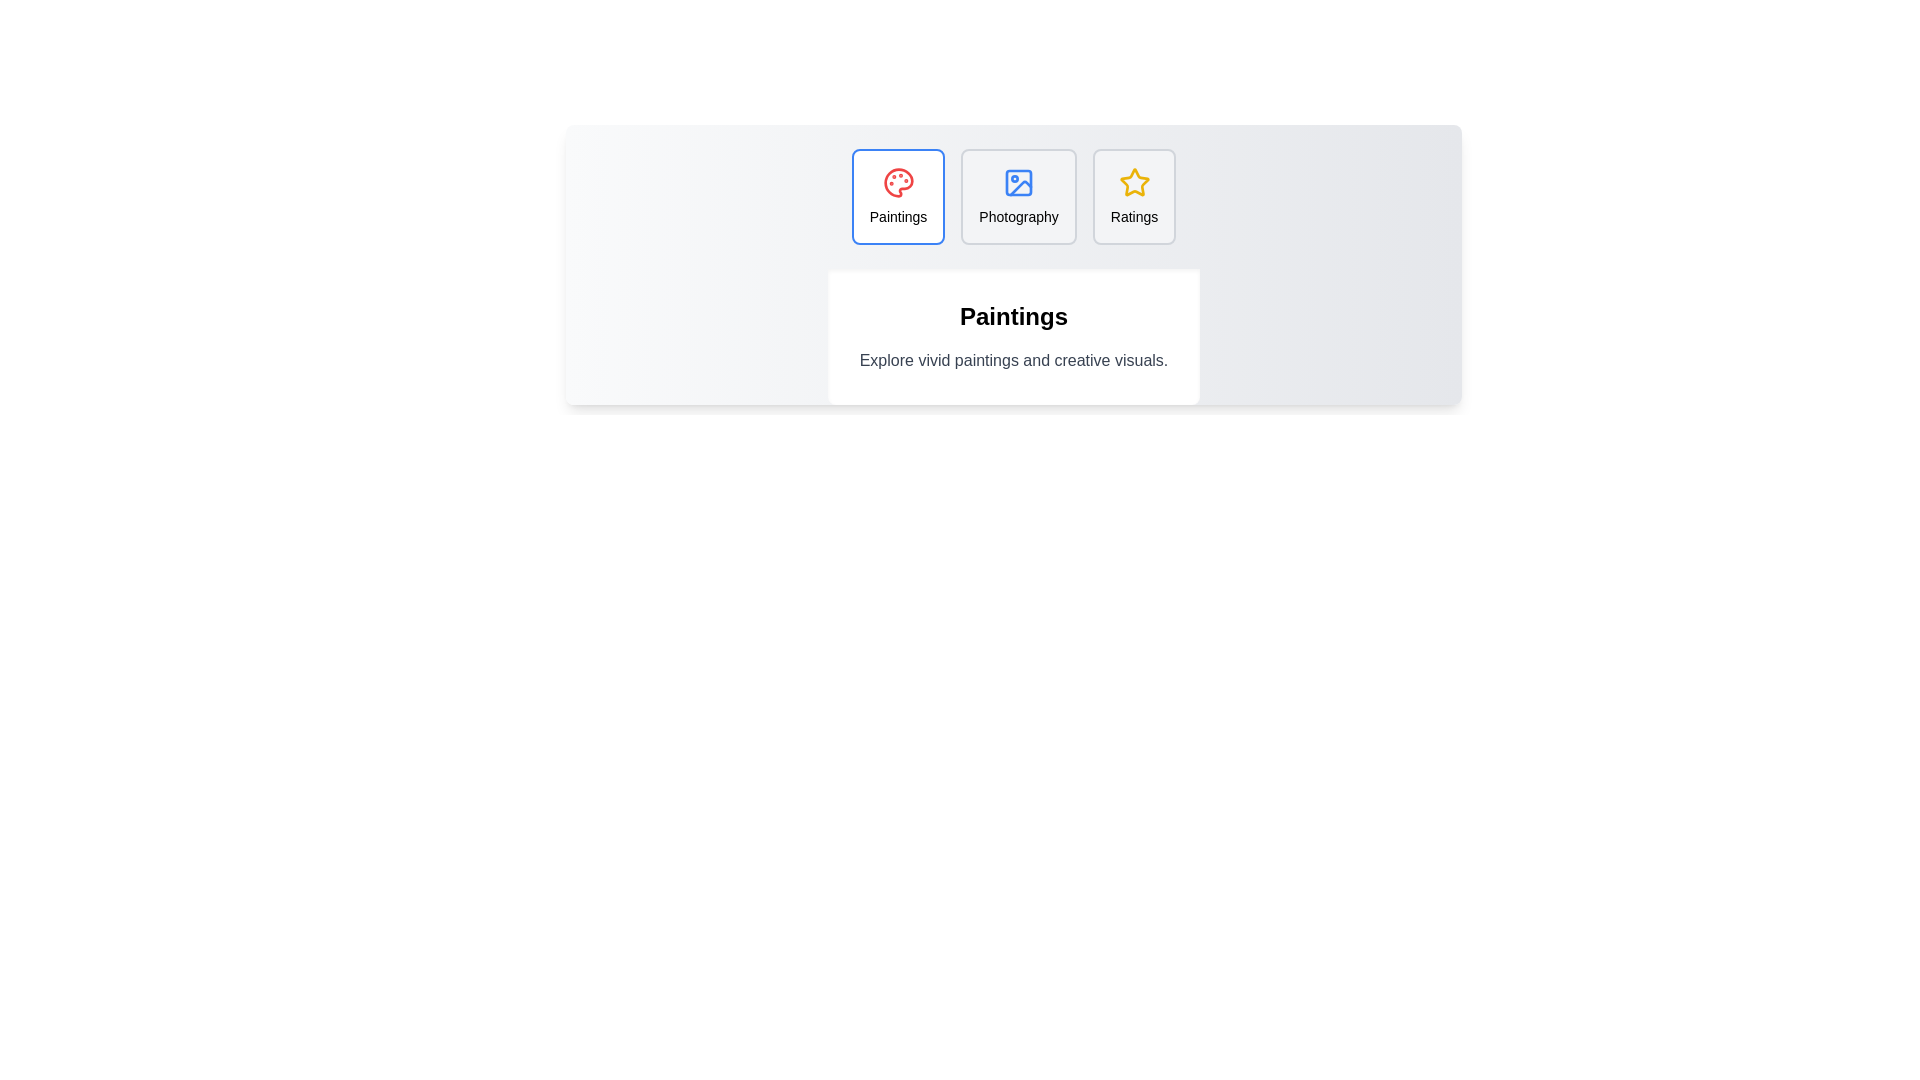  What do you see at coordinates (1018, 196) in the screenshot?
I see `the tab labeled Photography` at bounding box center [1018, 196].